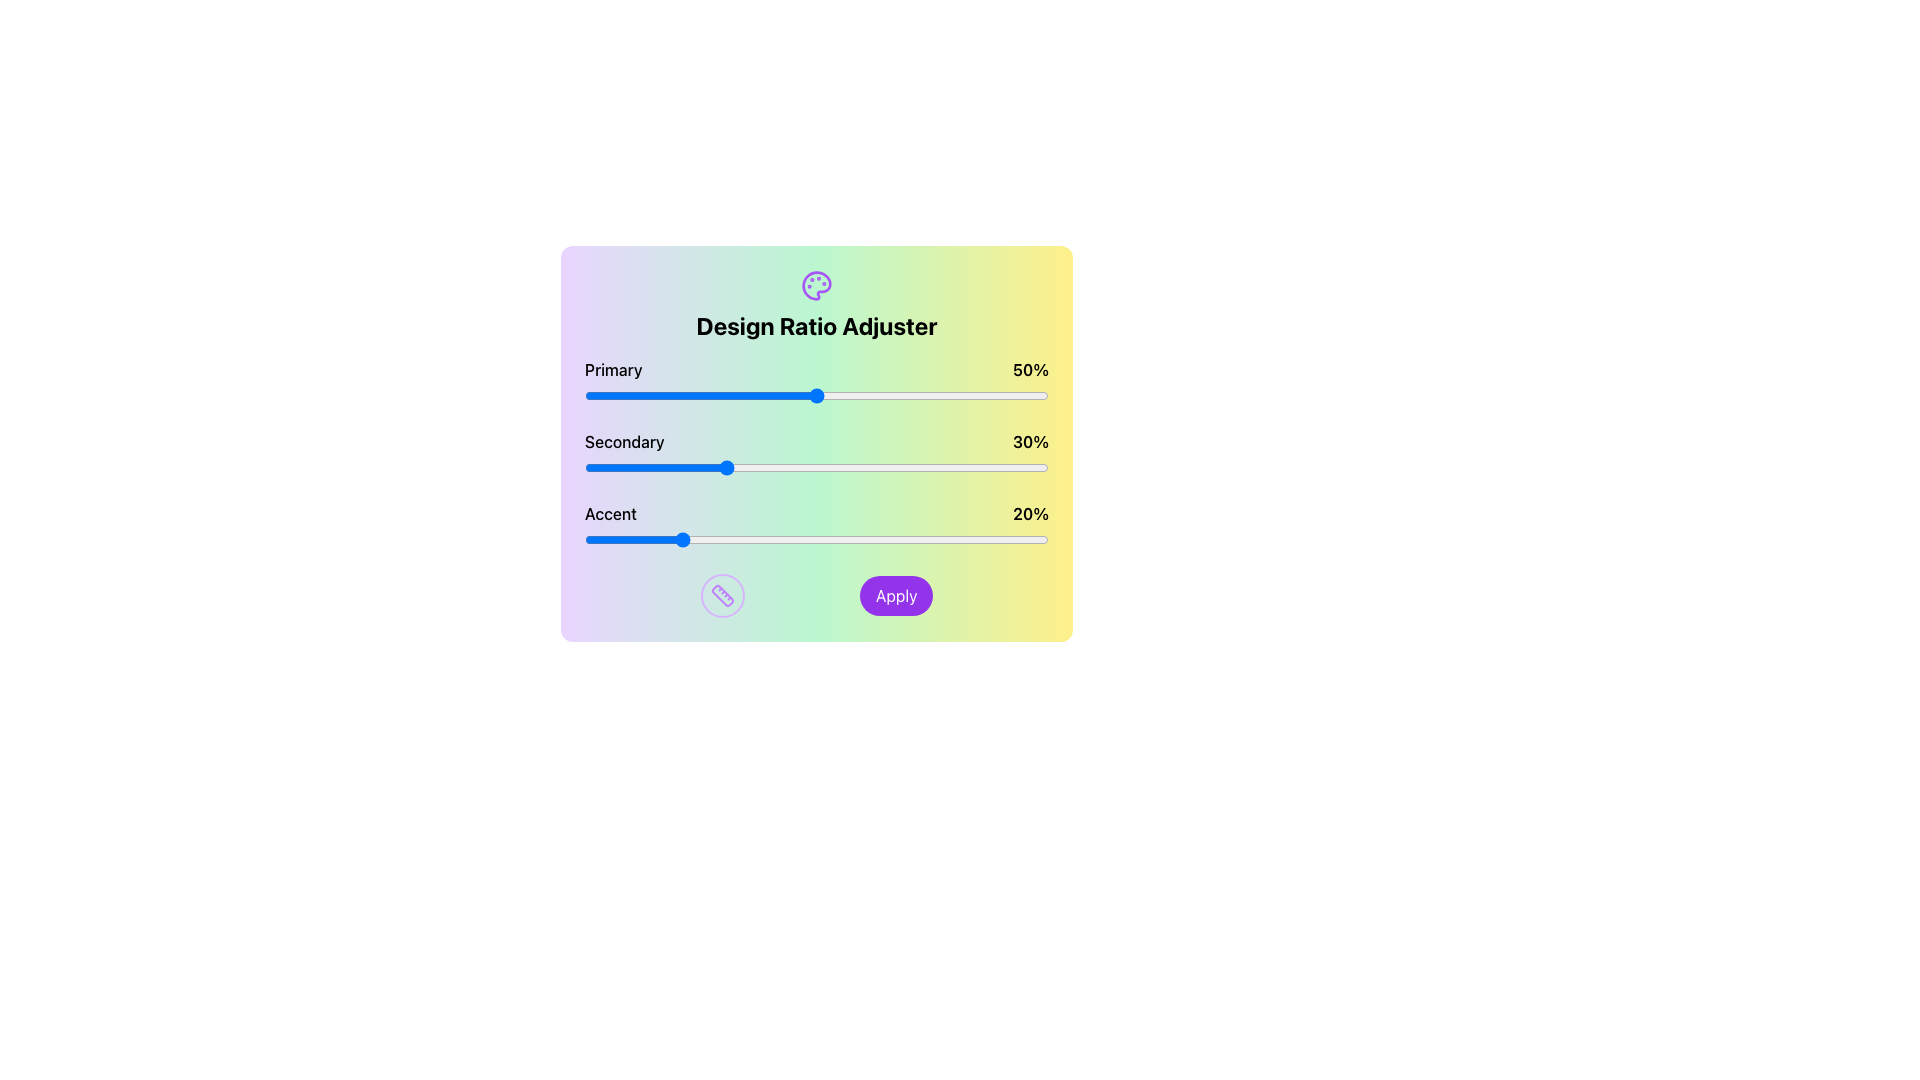  I want to click on the accent ratio slider, so click(835, 540).